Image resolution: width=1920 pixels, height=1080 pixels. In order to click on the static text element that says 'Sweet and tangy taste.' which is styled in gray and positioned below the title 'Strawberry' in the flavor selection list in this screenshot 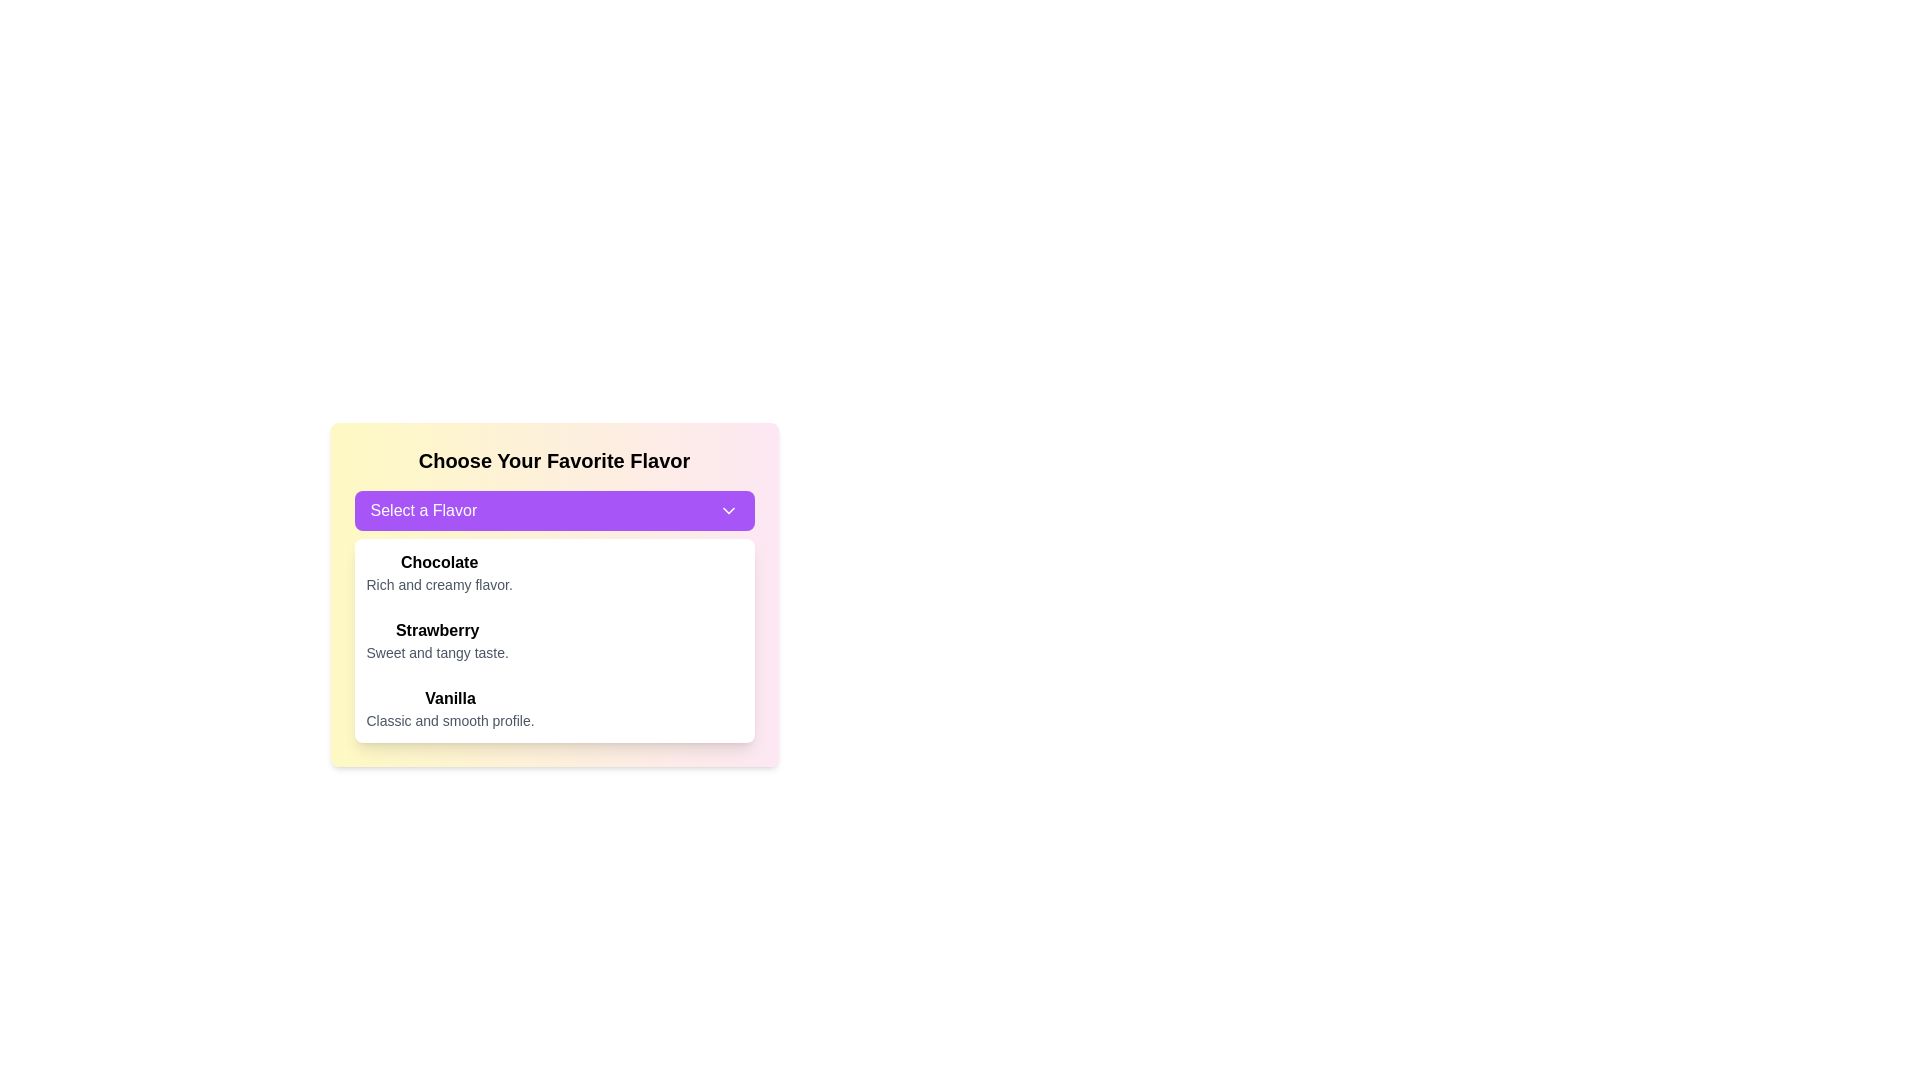, I will do `click(436, 652)`.